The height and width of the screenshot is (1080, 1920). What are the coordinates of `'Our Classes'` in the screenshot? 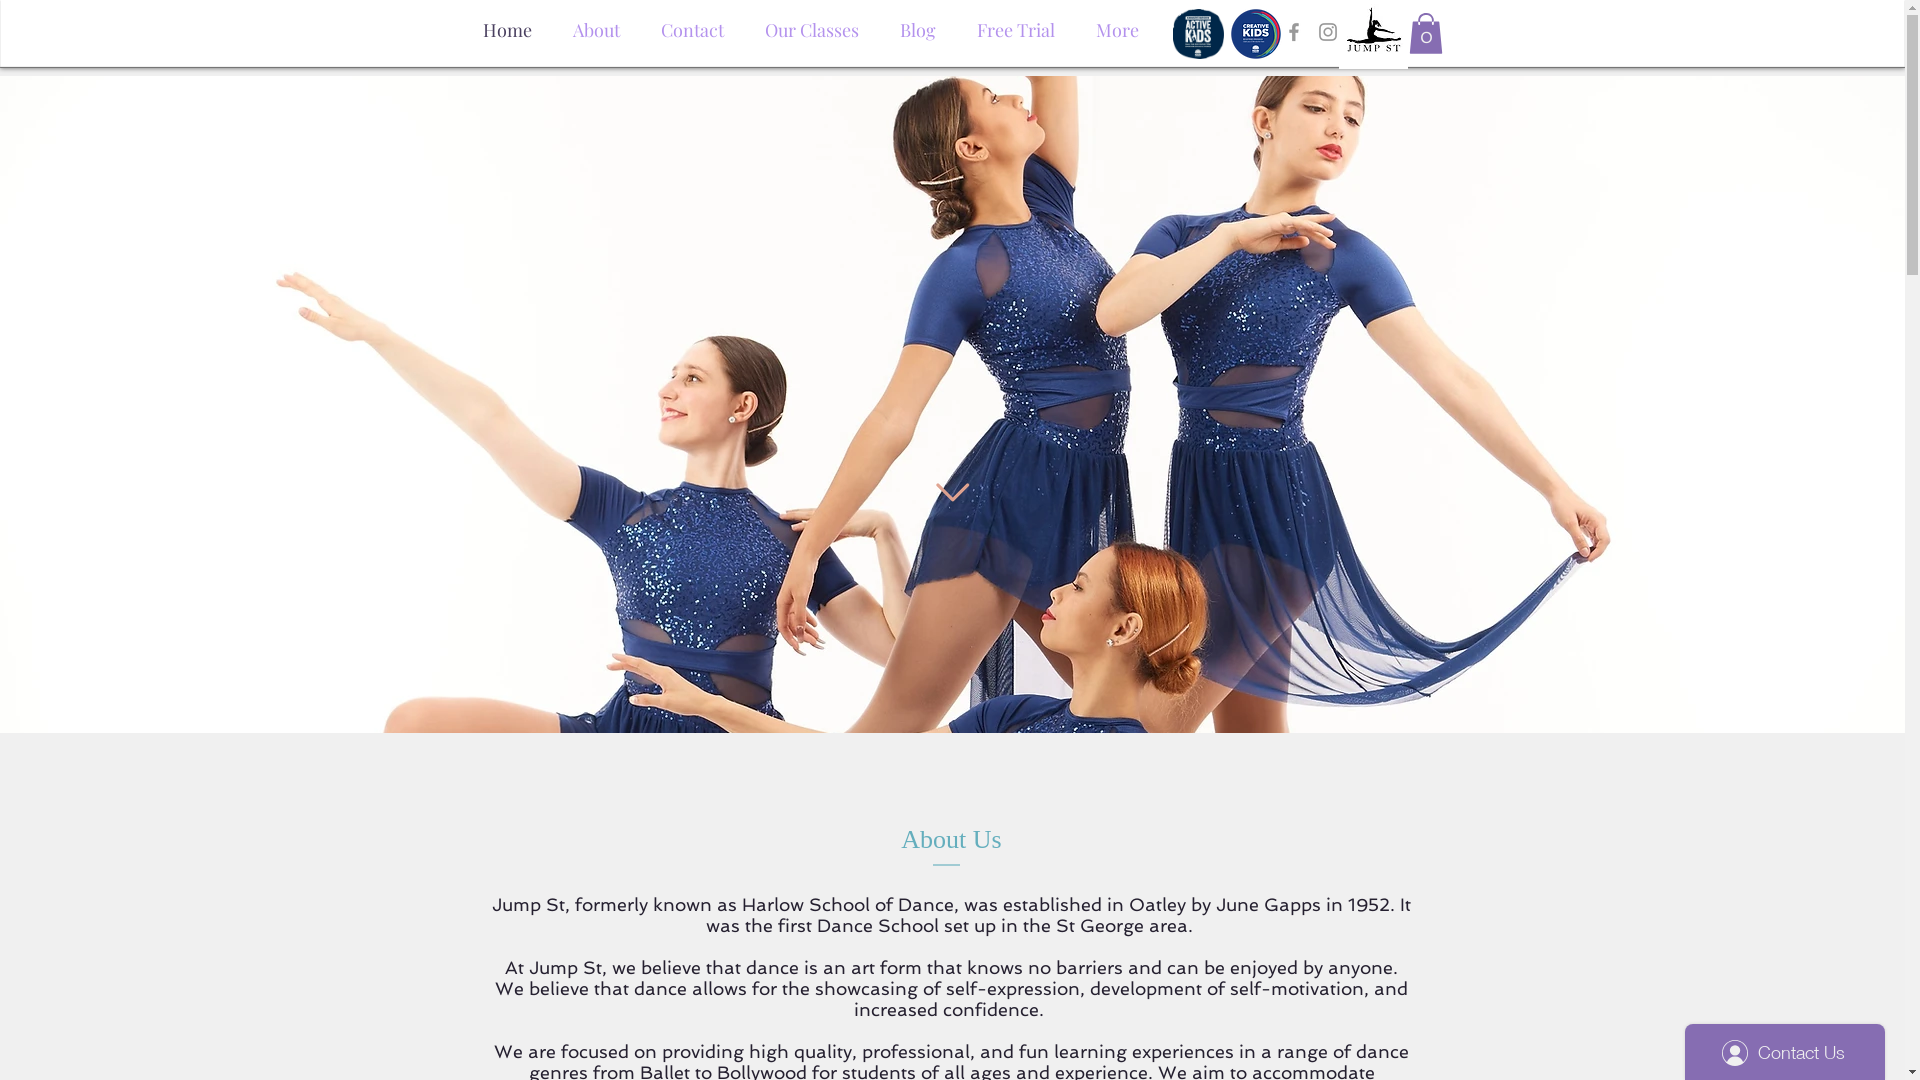 It's located at (811, 24).